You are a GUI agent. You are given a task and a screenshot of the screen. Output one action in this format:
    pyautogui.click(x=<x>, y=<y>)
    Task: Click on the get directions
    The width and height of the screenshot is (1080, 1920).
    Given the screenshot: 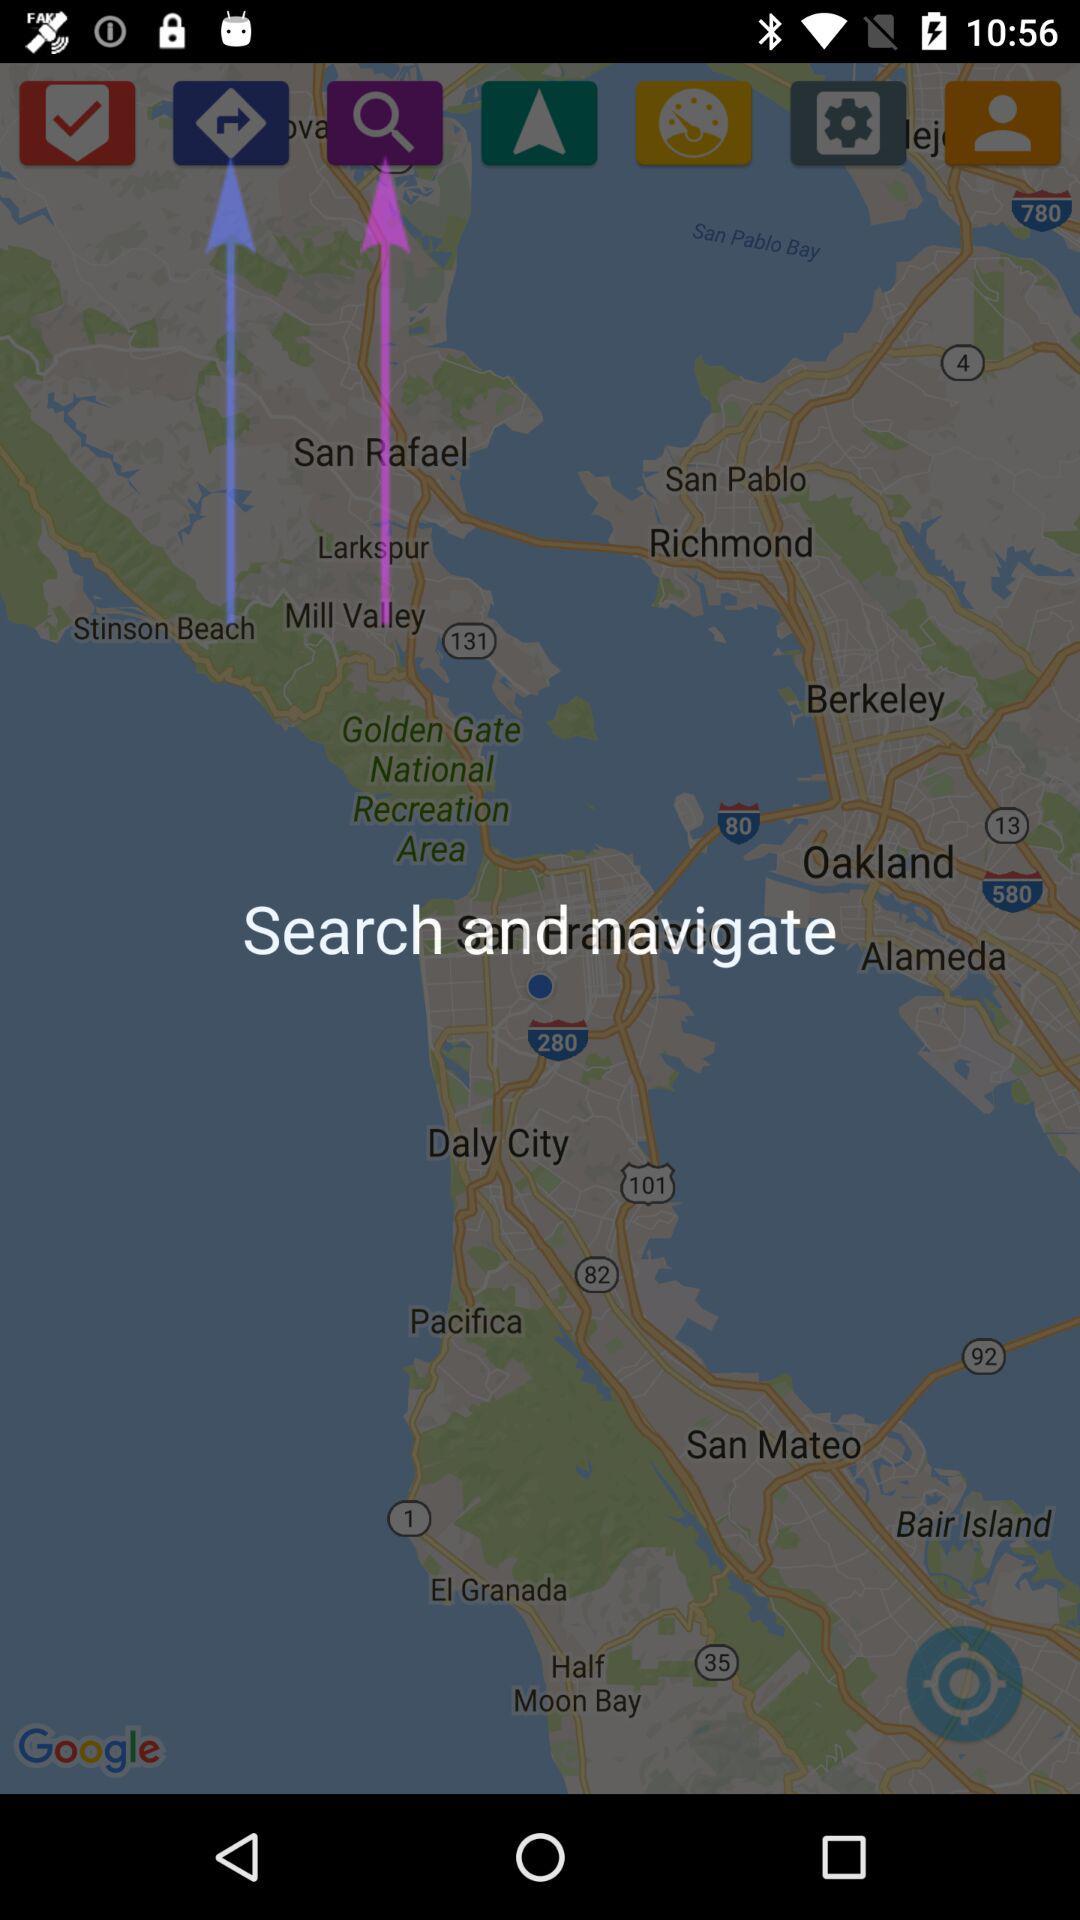 What is the action you would take?
    pyautogui.click(x=692, y=121)
    